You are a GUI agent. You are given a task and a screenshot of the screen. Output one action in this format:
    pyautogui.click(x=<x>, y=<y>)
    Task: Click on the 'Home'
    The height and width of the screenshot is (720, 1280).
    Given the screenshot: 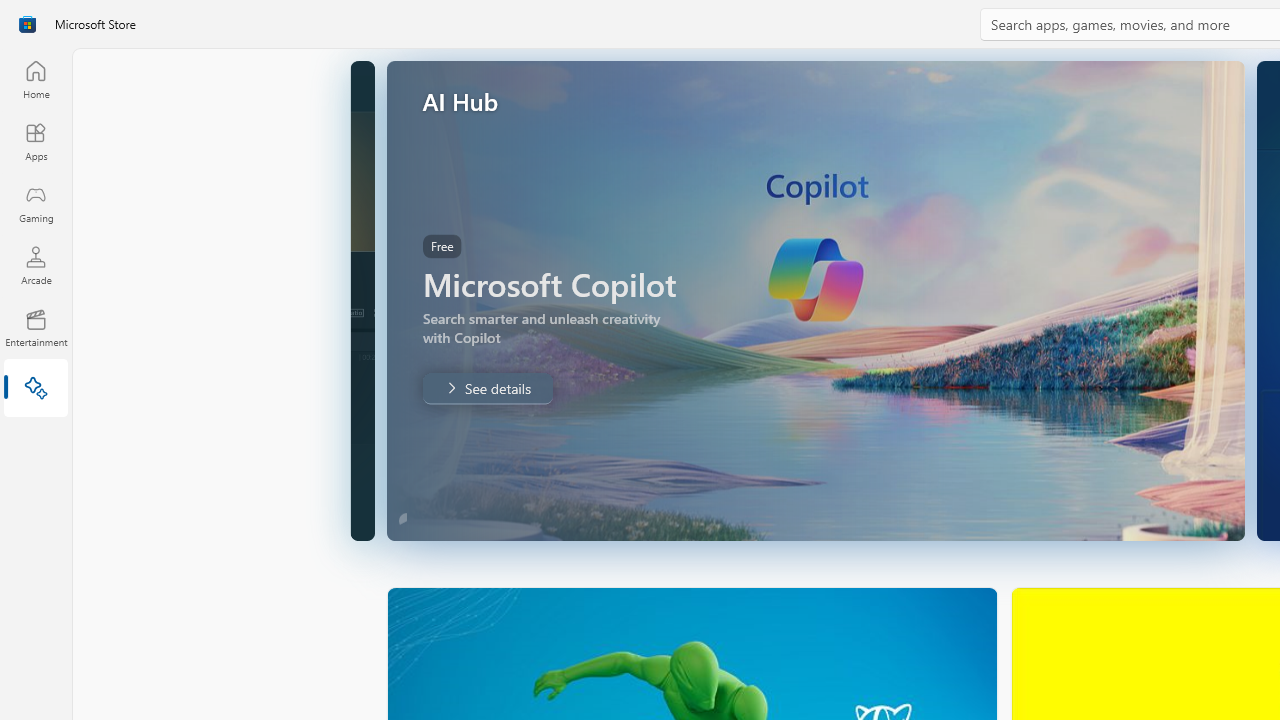 What is the action you would take?
    pyautogui.click(x=35, y=78)
    